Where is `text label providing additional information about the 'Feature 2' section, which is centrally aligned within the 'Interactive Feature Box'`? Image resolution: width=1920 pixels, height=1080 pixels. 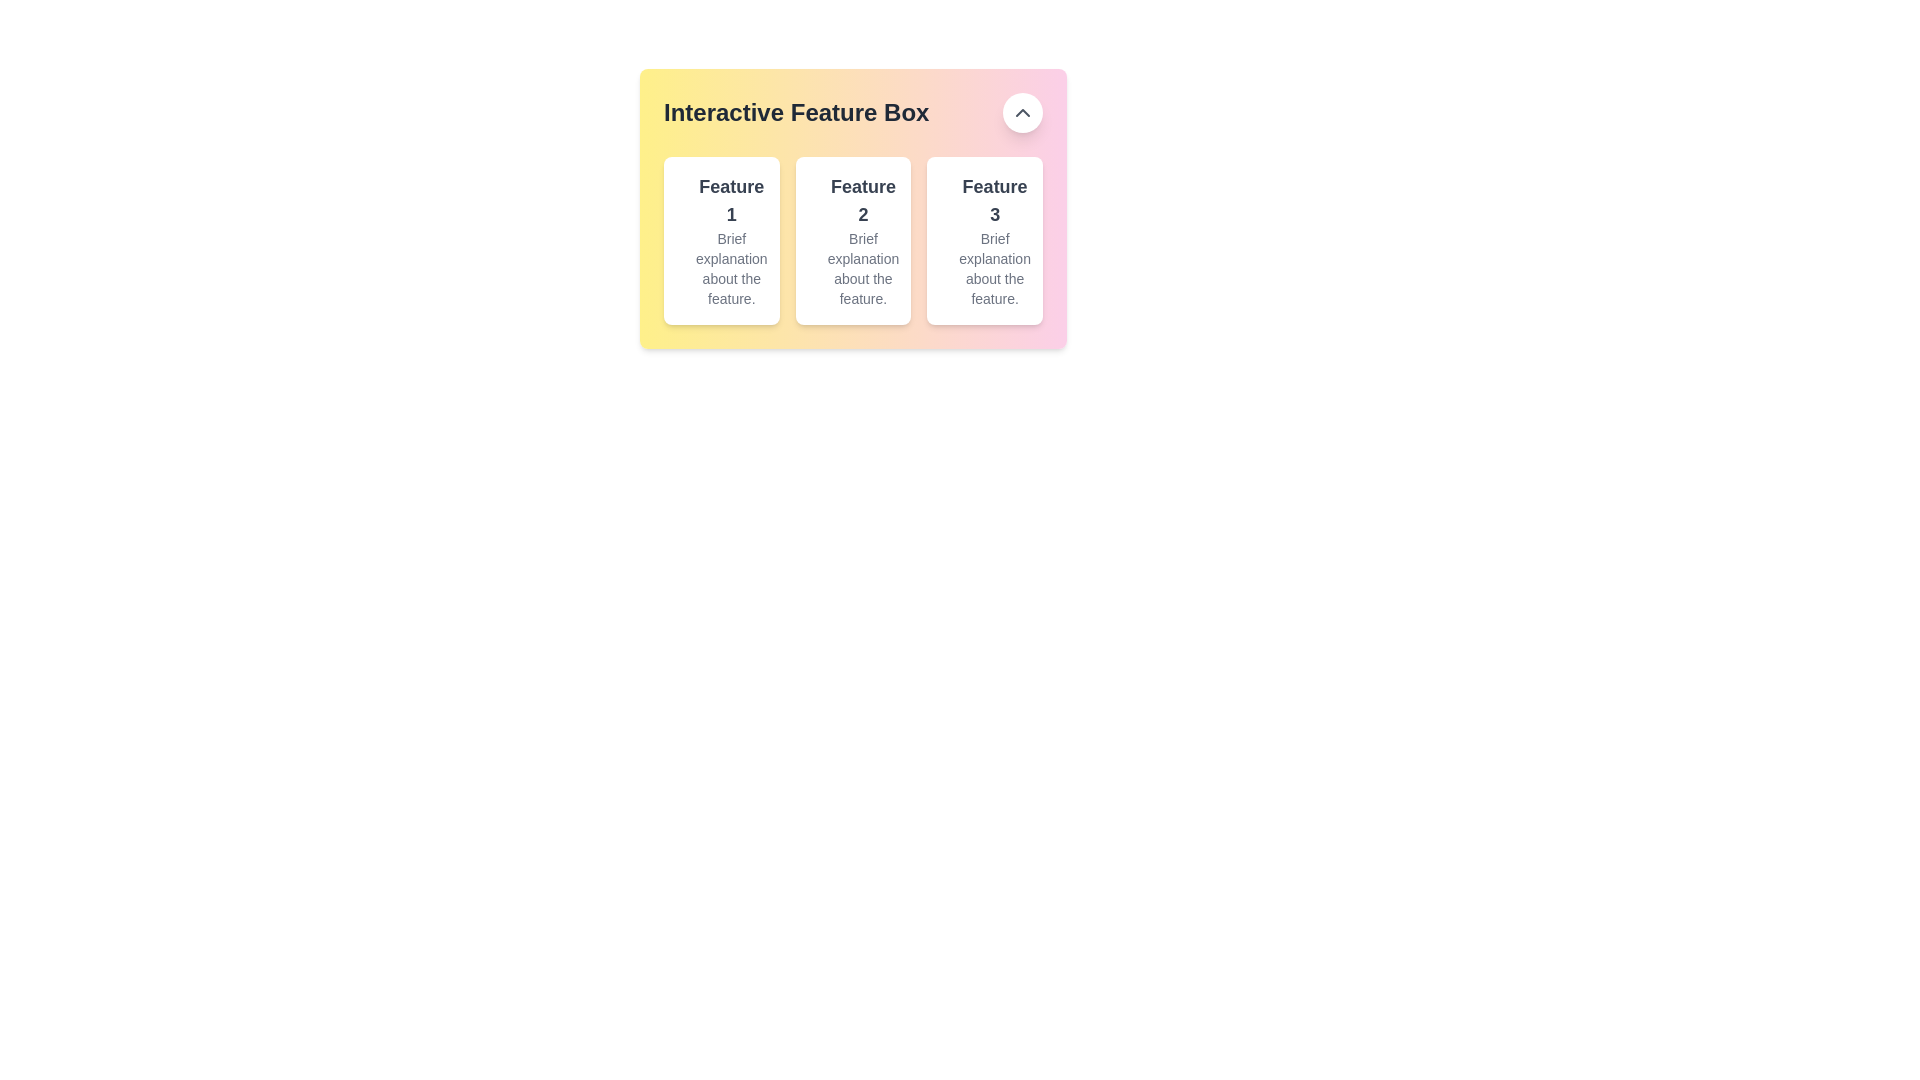 text label providing additional information about the 'Feature 2' section, which is centrally aligned within the 'Interactive Feature Box' is located at coordinates (863, 268).